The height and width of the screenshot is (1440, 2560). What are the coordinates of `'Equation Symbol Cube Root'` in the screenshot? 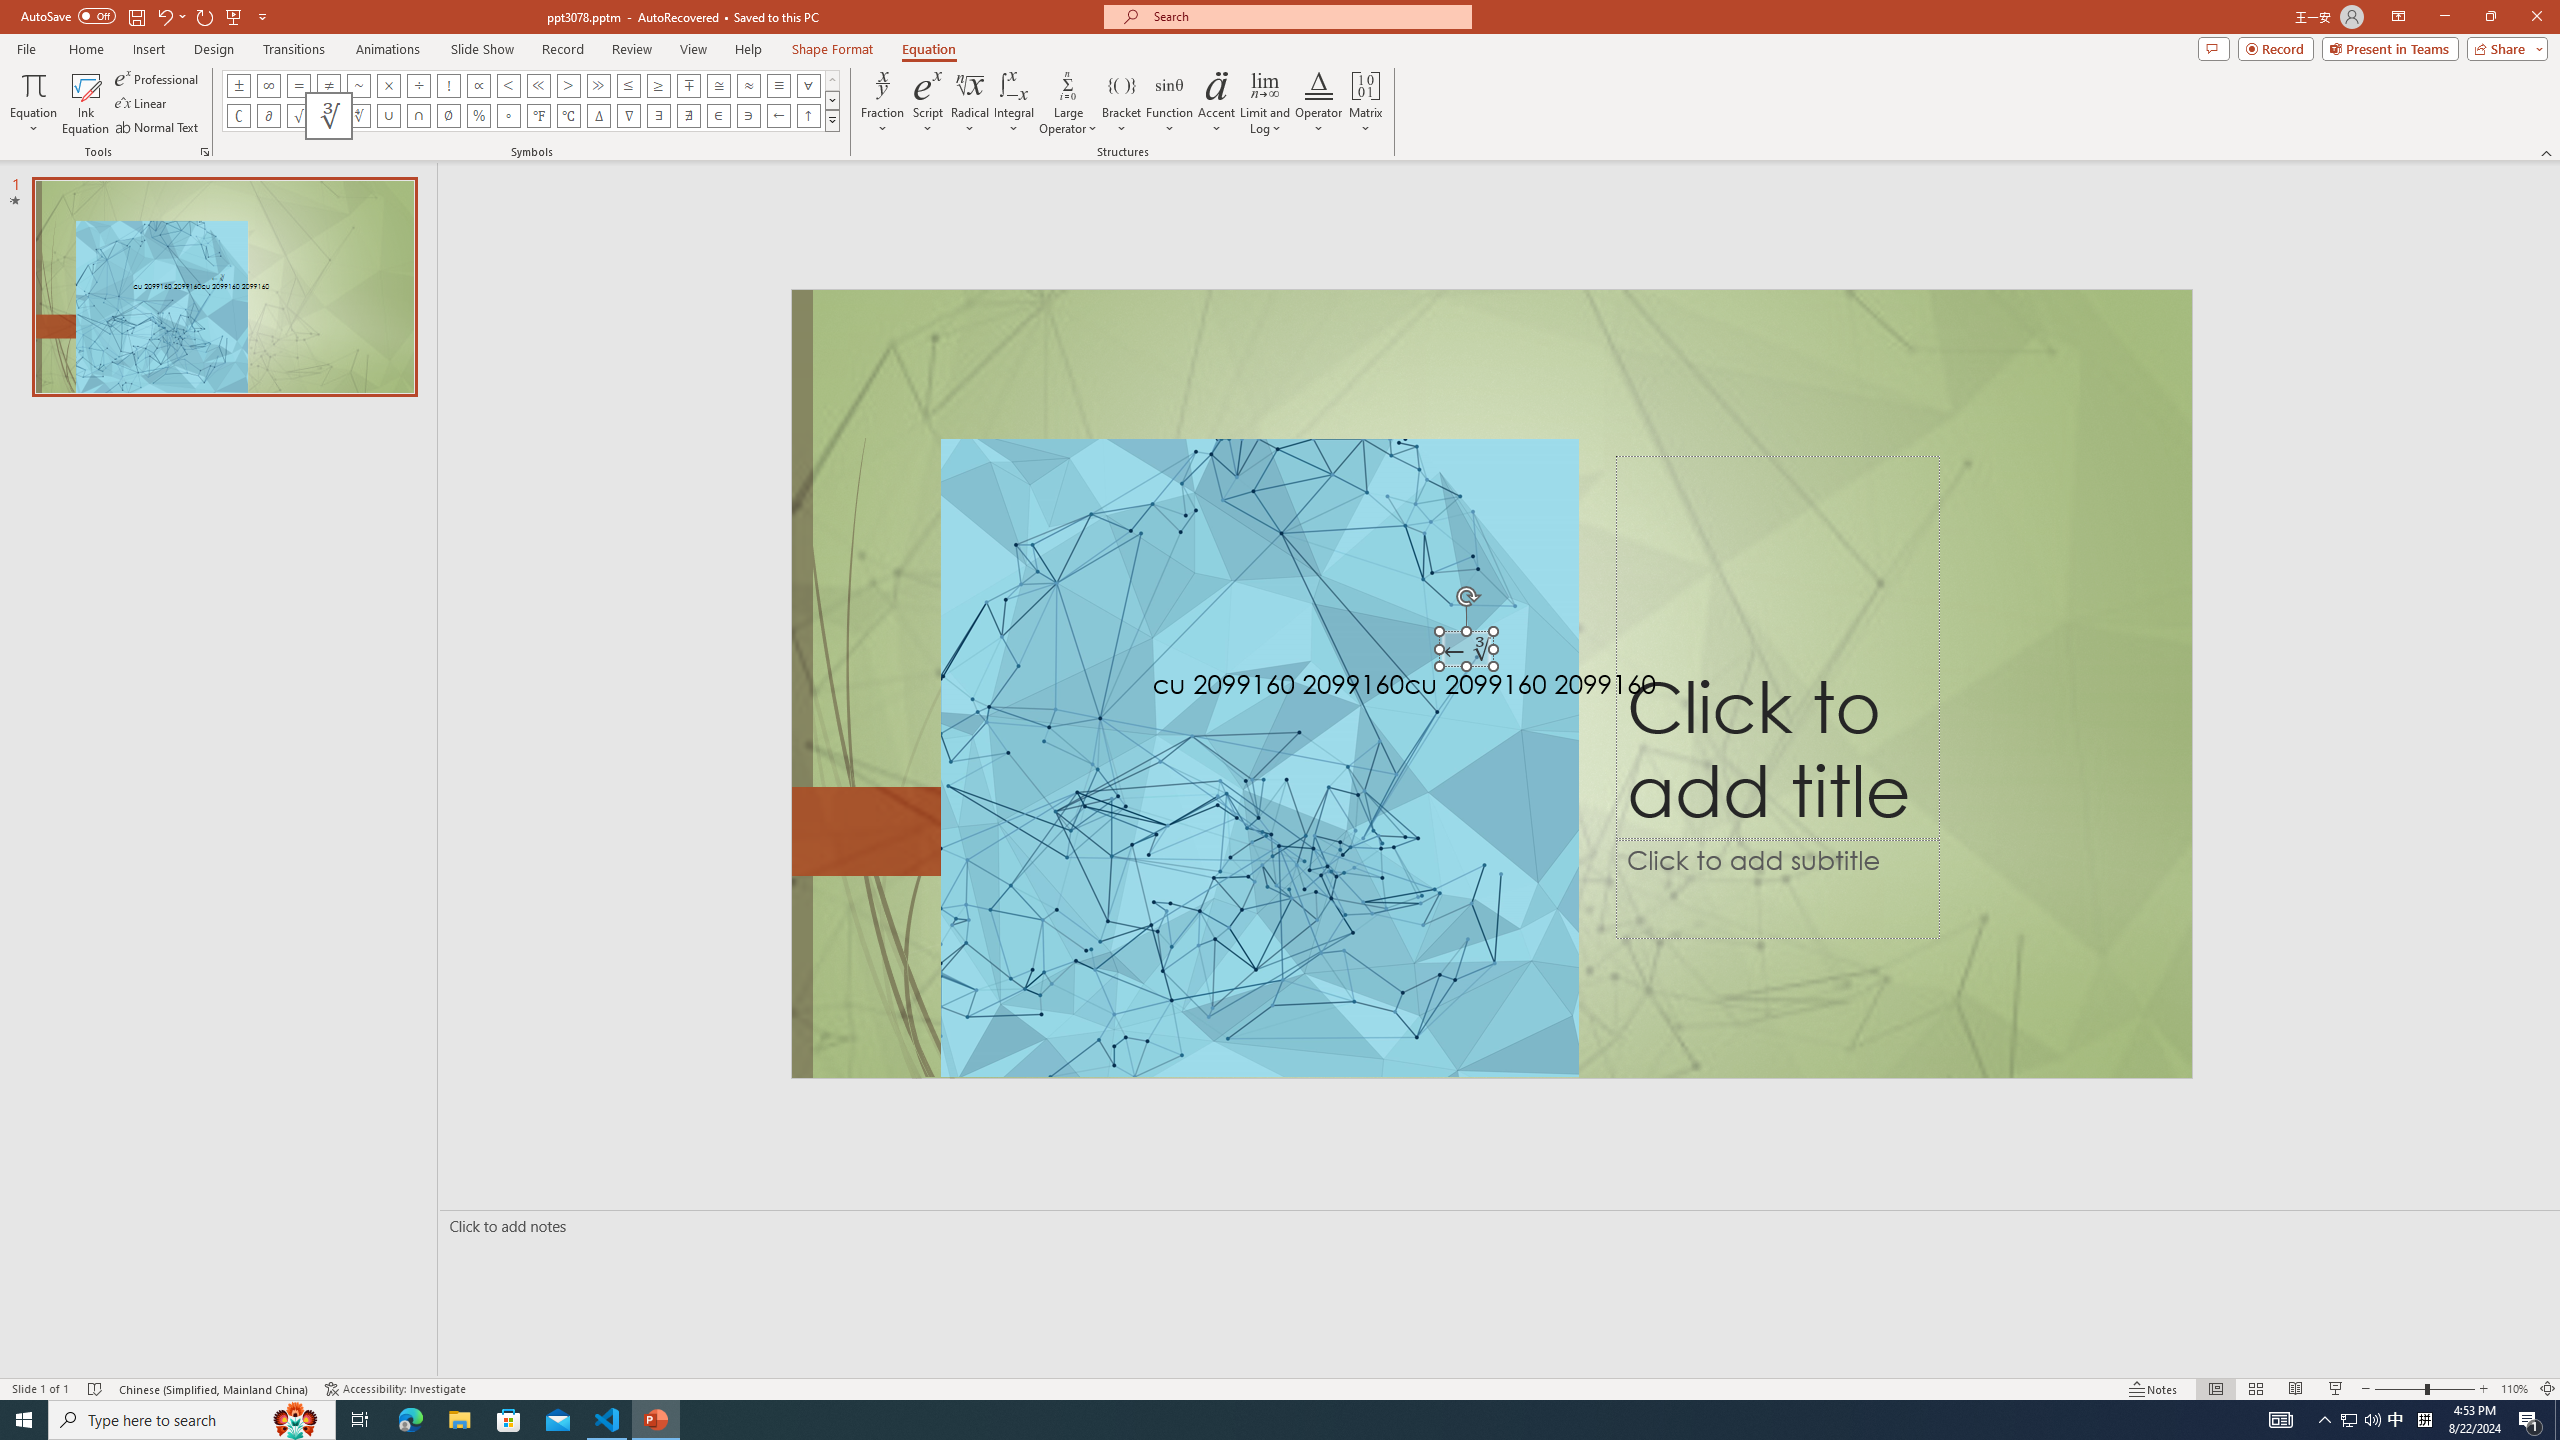 It's located at (327, 114).